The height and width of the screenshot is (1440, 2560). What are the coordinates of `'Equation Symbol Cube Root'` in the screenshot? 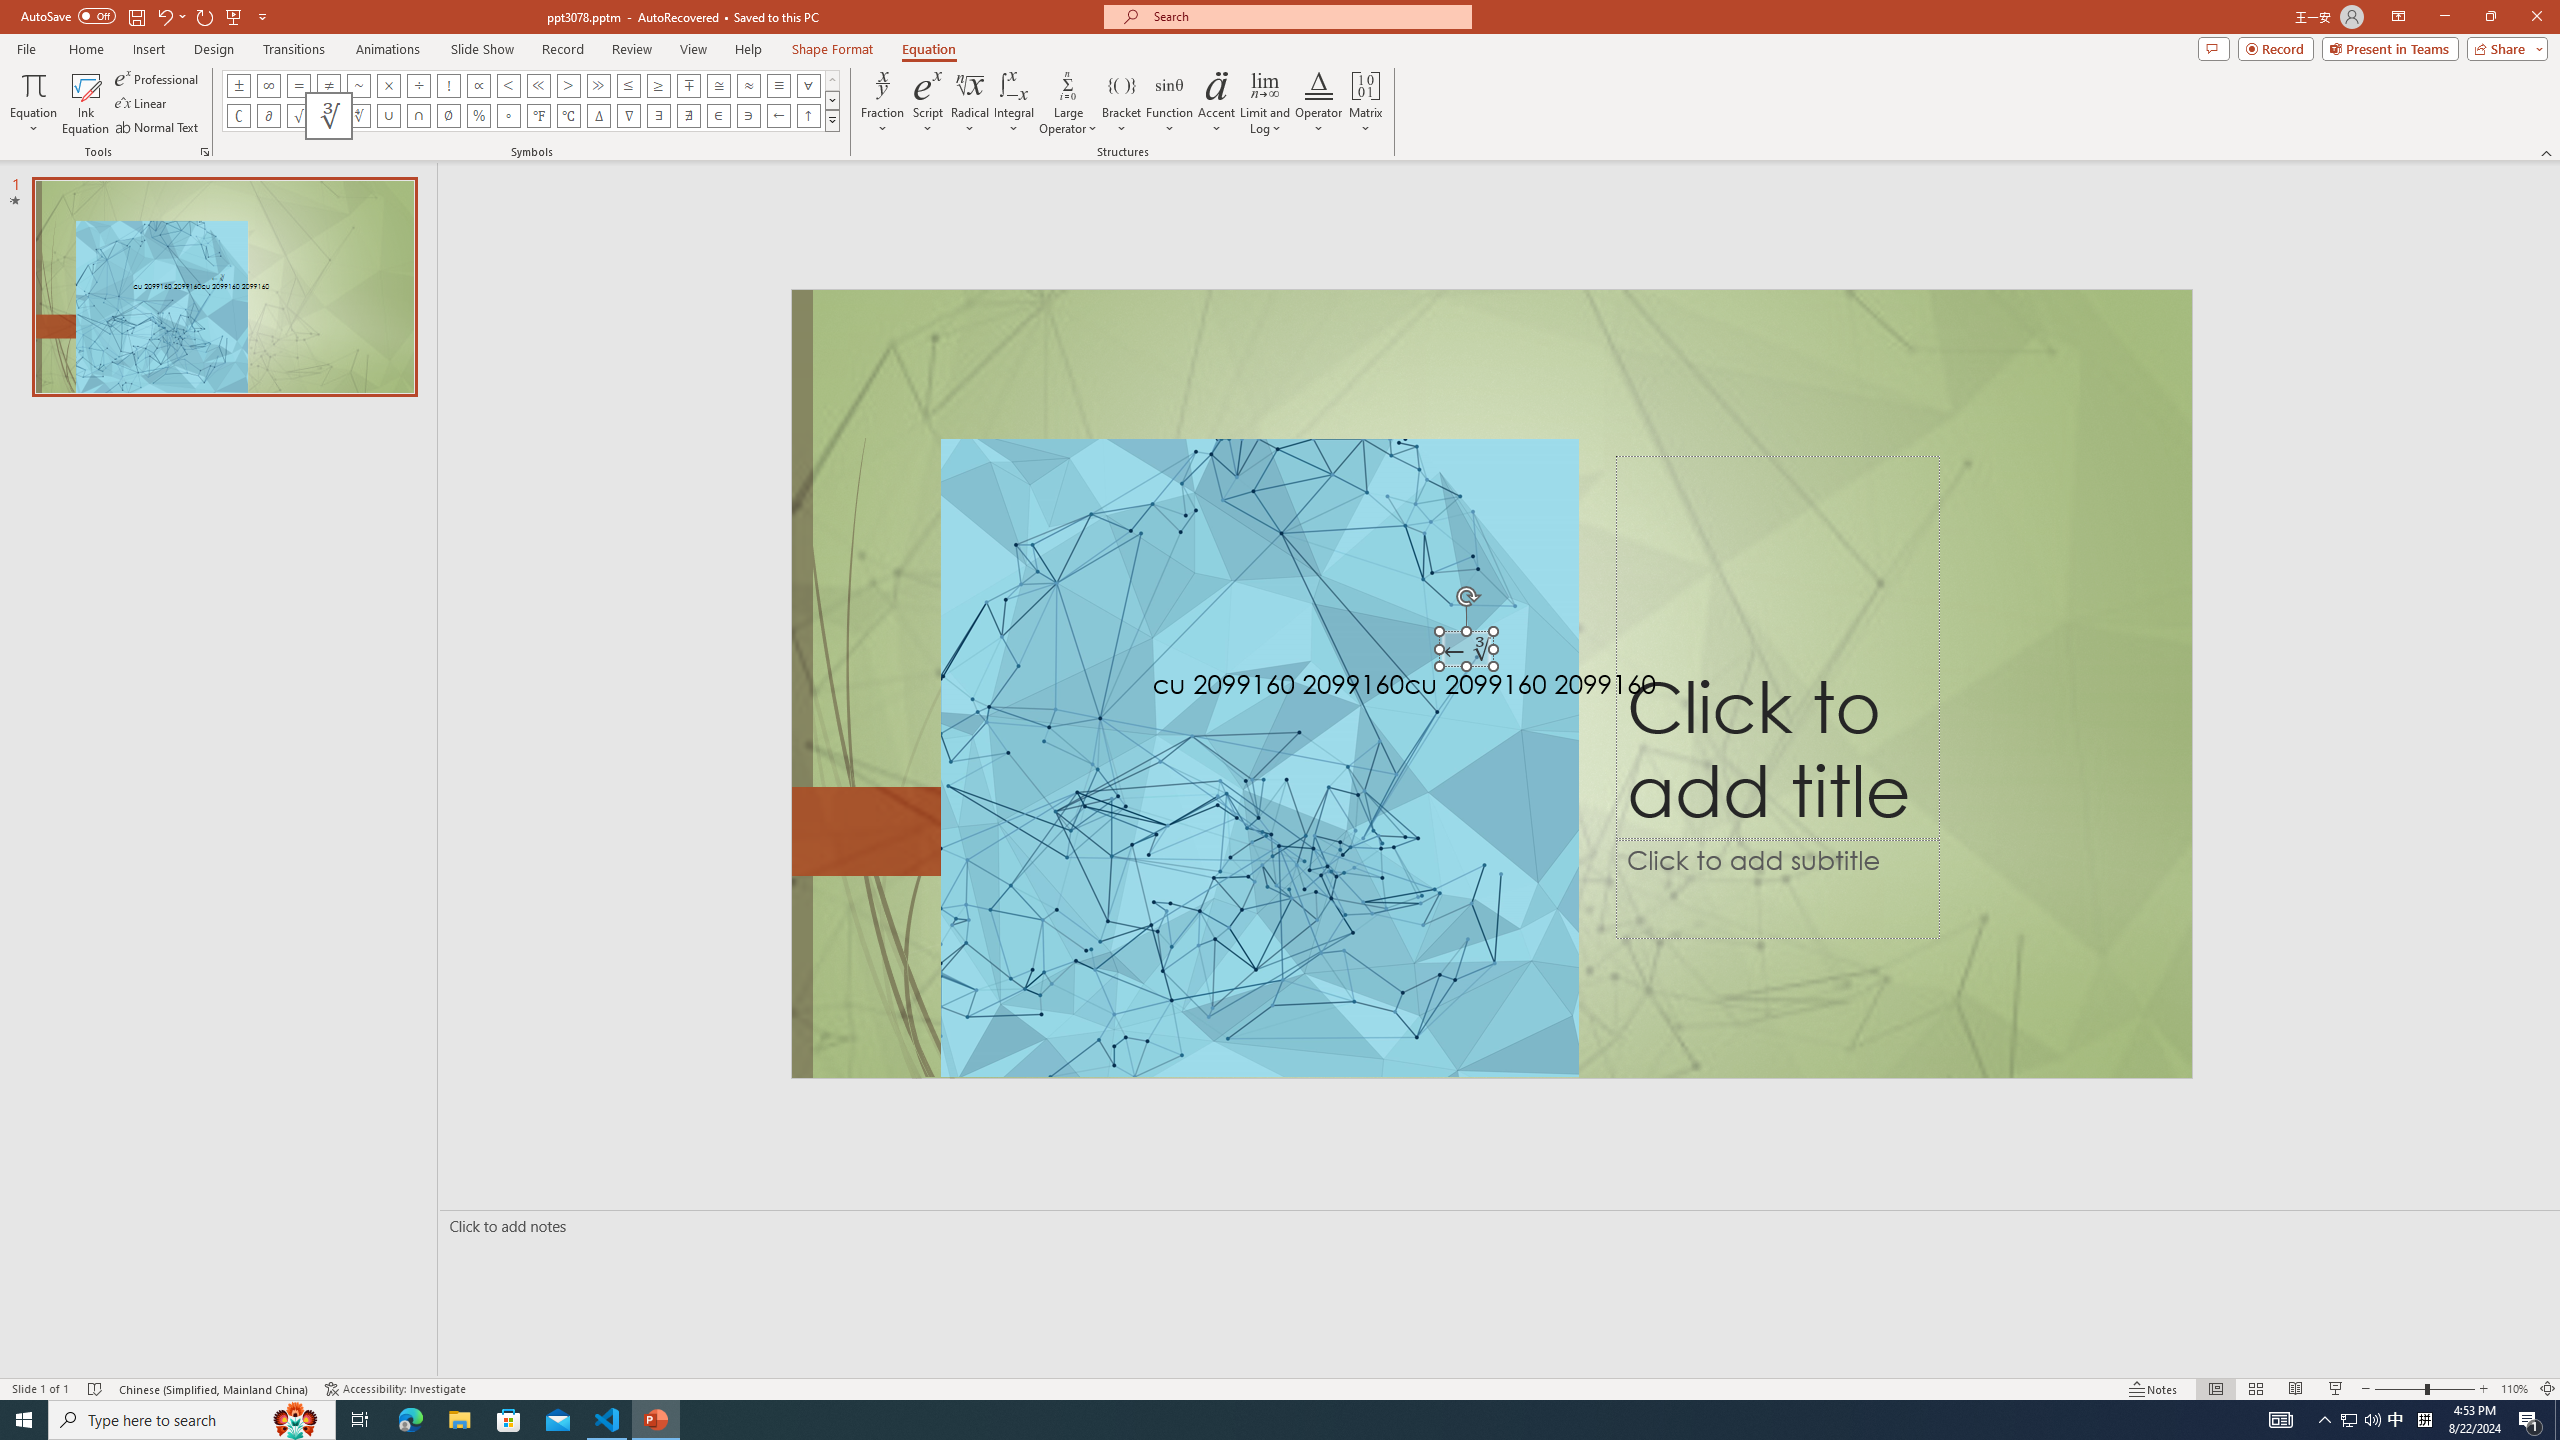 It's located at (327, 114).